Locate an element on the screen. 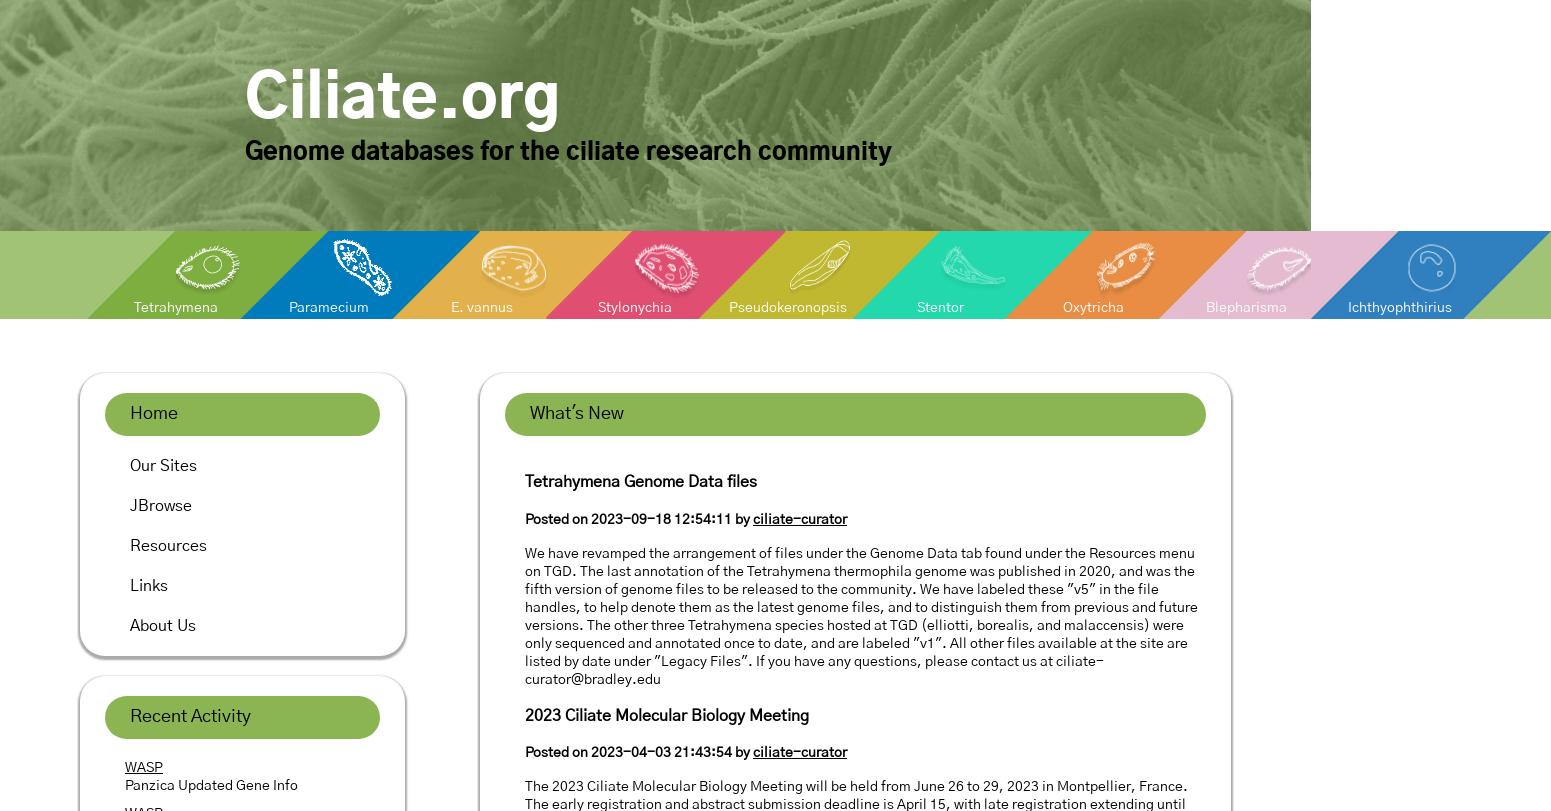 This screenshot has width=1551, height=811. 'Stentor' is located at coordinates (940, 308).